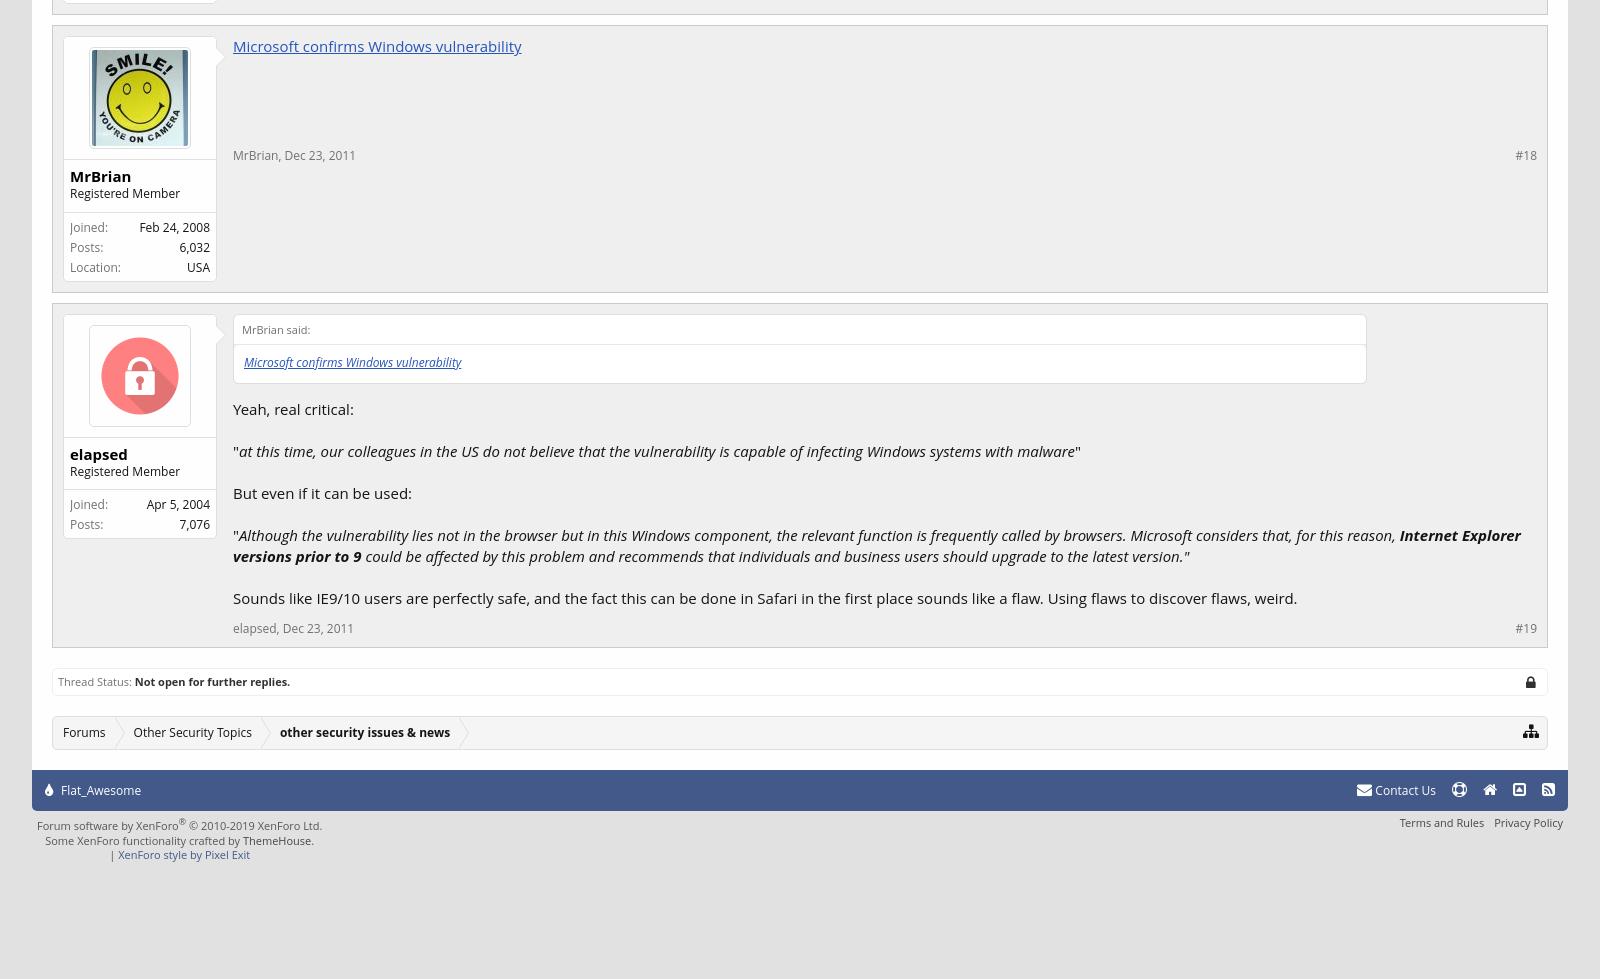  I want to click on 'Not open for further replies.', so click(212, 679).